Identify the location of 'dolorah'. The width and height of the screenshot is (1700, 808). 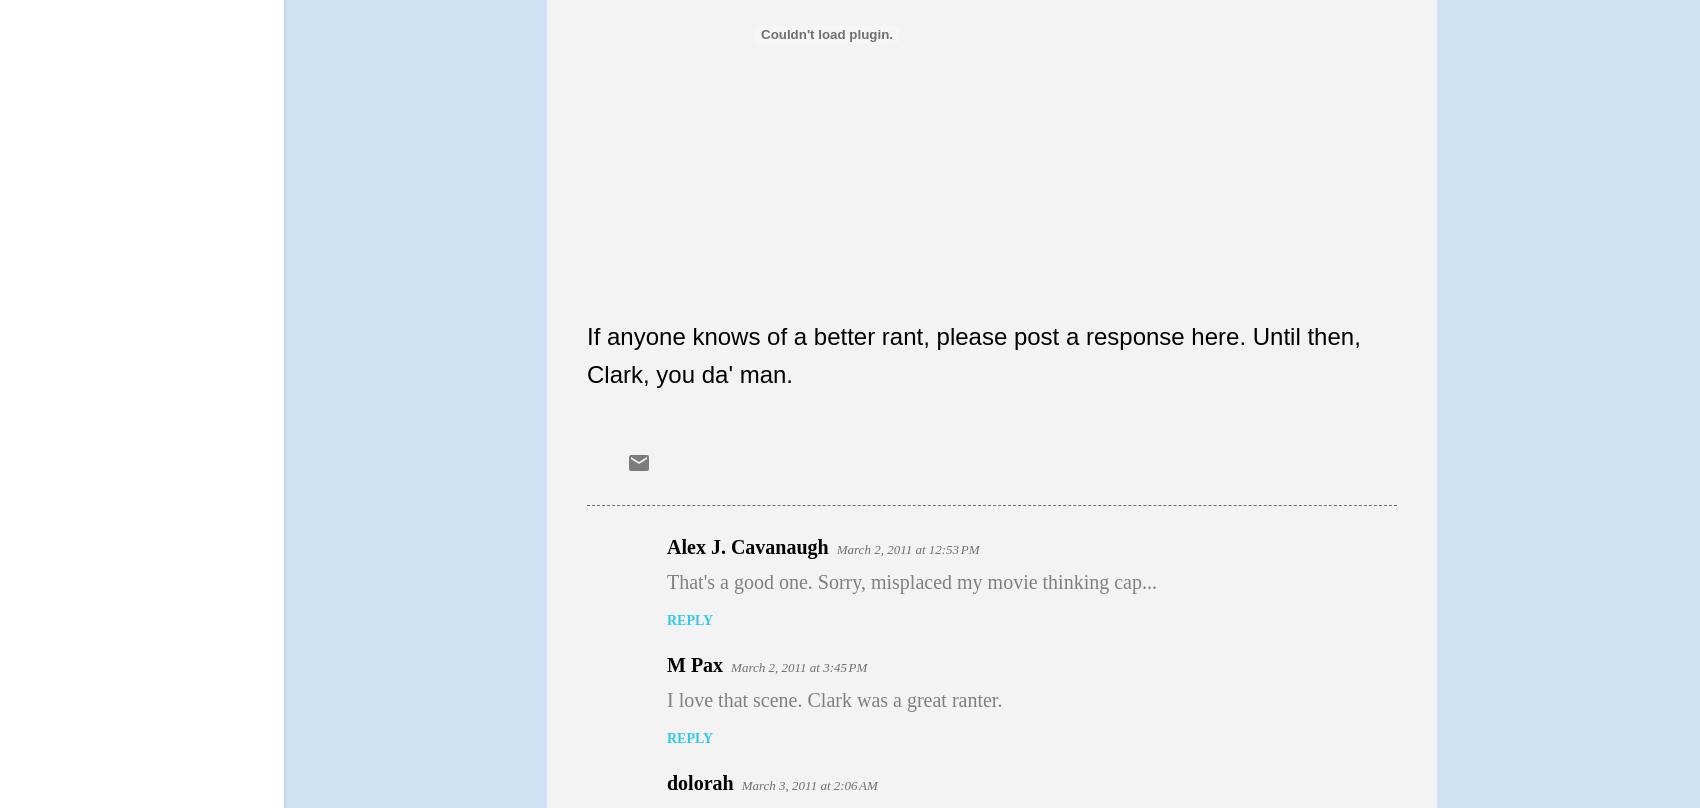
(700, 780).